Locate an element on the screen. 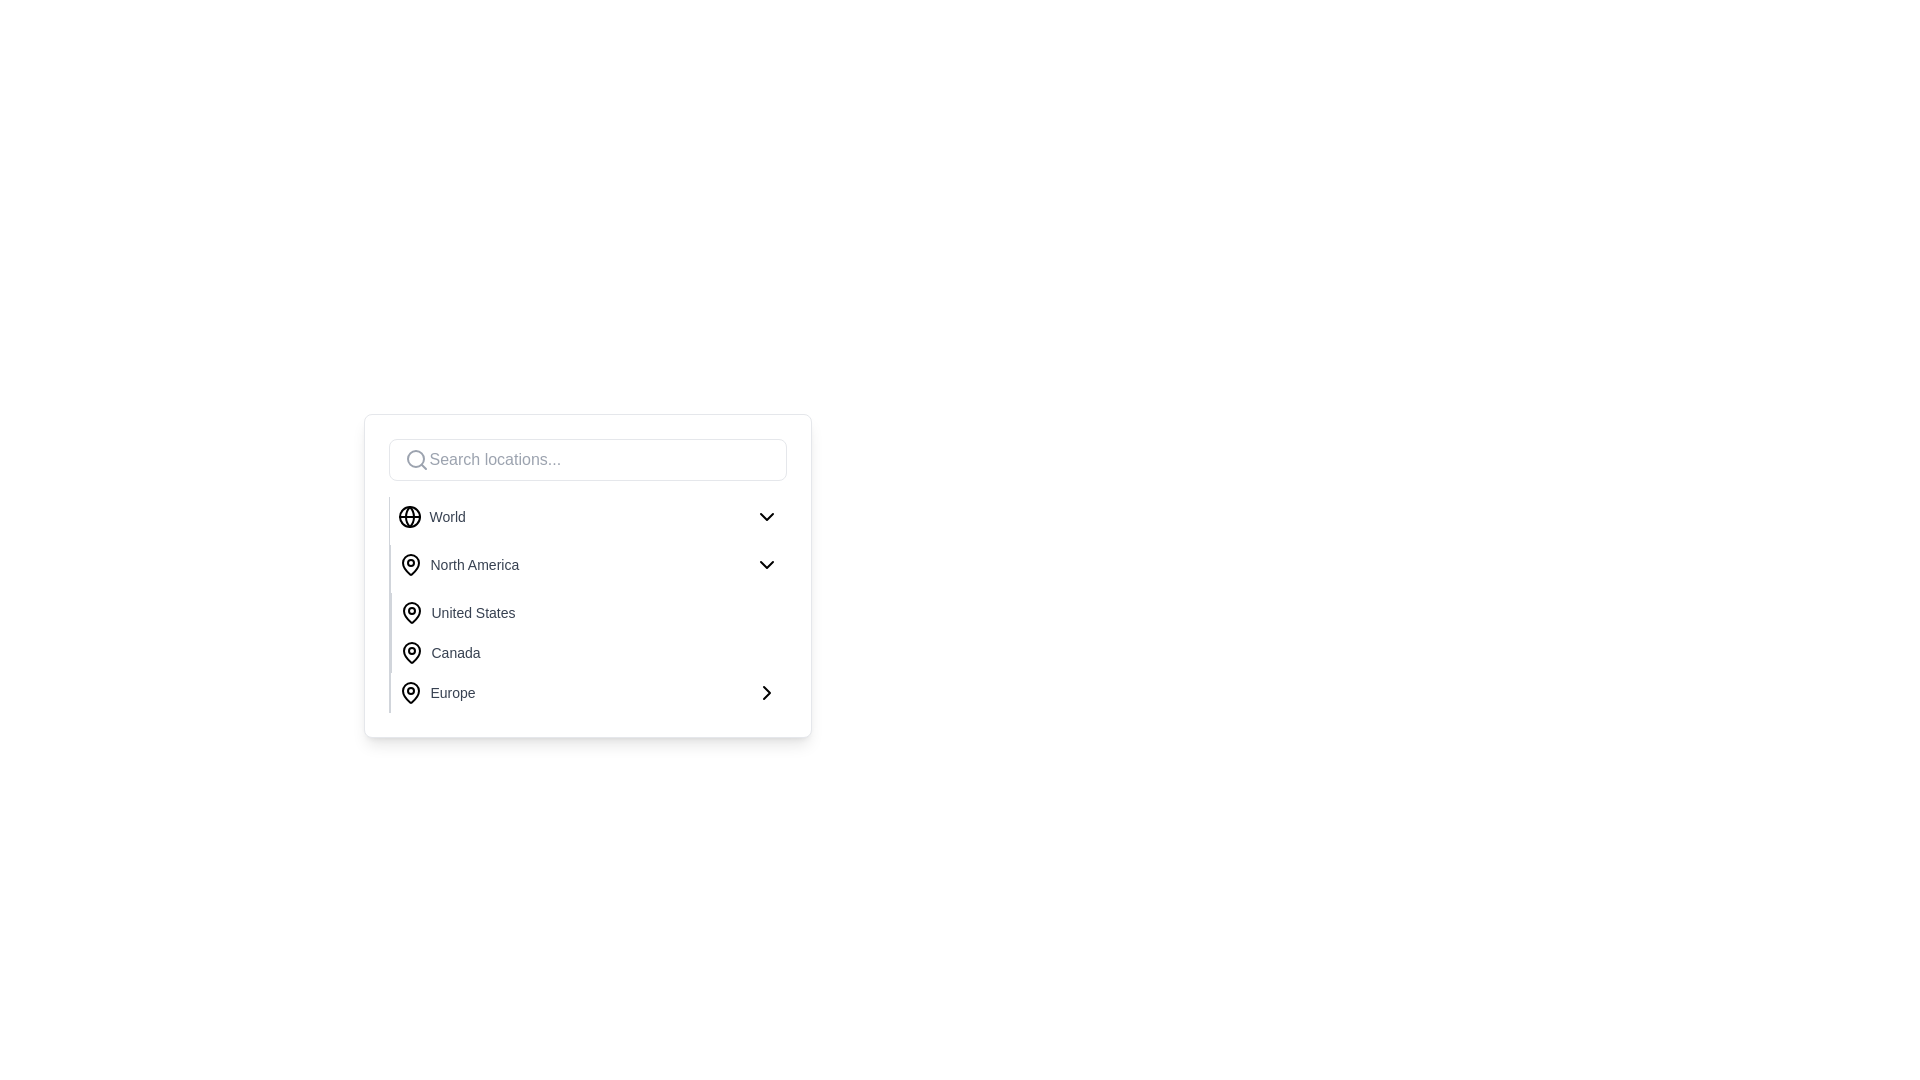 The height and width of the screenshot is (1080, 1920). the 'Europe' menu item, which features a gray text label and a black outline location pin icon is located at coordinates (435, 692).